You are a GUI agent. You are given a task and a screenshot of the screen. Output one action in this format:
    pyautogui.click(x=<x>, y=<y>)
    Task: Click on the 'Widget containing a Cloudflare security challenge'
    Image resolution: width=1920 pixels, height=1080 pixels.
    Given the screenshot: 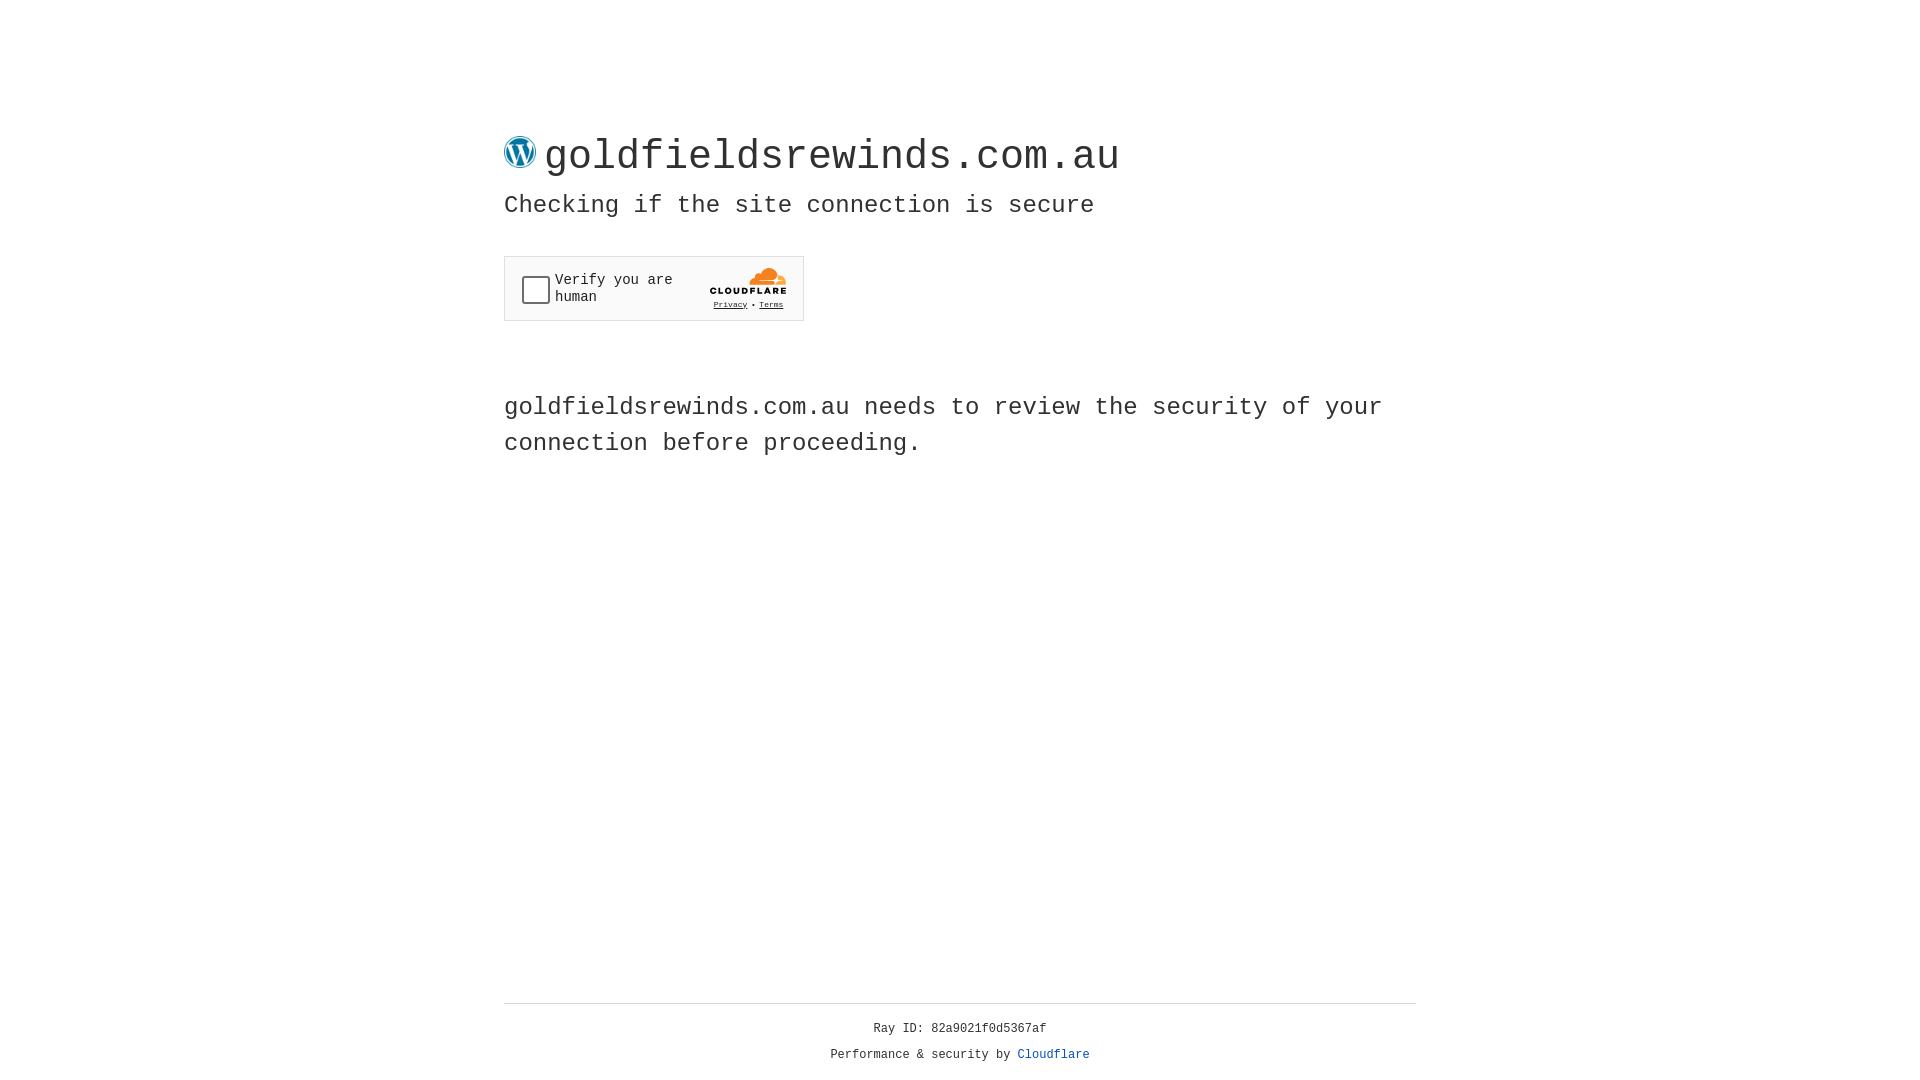 What is the action you would take?
    pyautogui.click(x=653, y=288)
    